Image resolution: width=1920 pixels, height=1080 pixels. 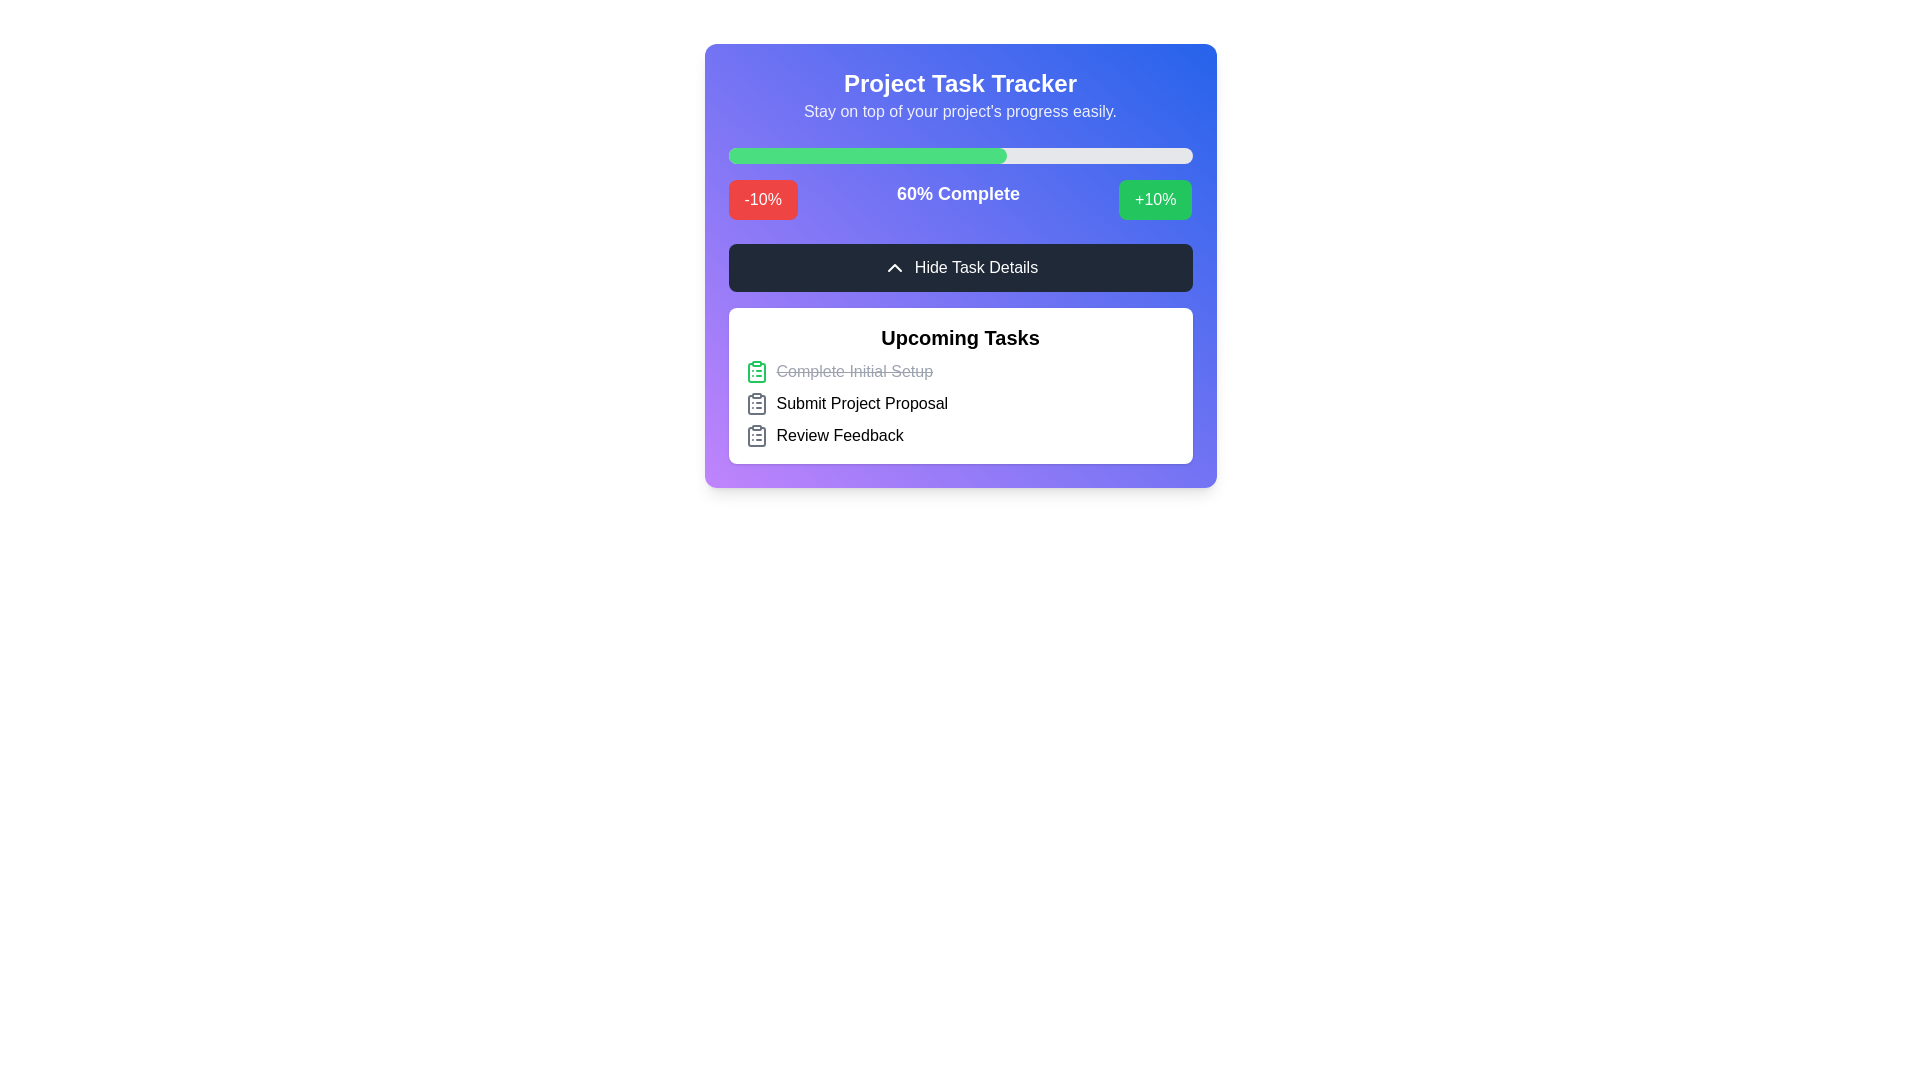 What do you see at coordinates (862, 404) in the screenshot?
I see `the text label that says 'Submit Project Proposal,' which is the second task in the list under the 'Upcoming Tasks' header` at bounding box center [862, 404].